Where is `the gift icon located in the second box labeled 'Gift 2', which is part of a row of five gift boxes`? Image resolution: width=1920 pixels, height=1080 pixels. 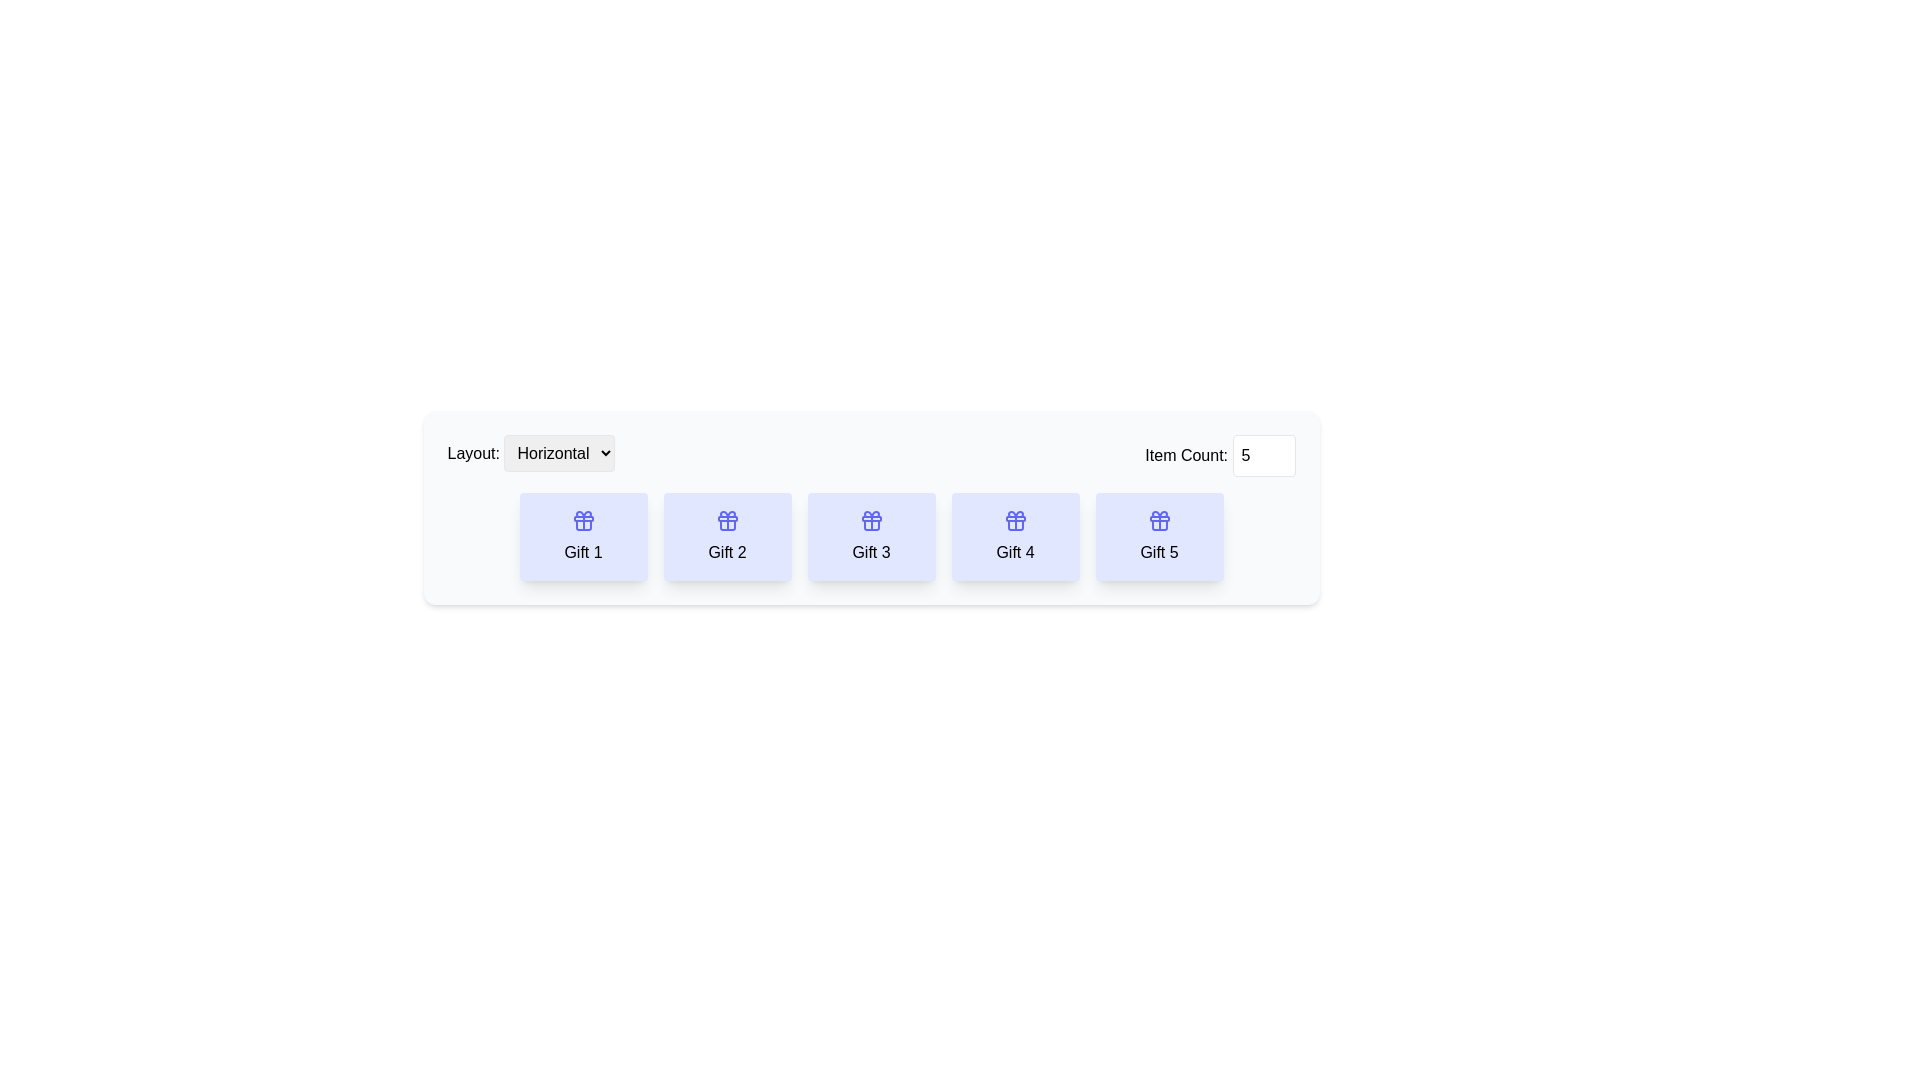 the gift icon located in the second box labeled 'Gift 2', which is part of a row of five gift boxes is located at coordinates (726, 519).